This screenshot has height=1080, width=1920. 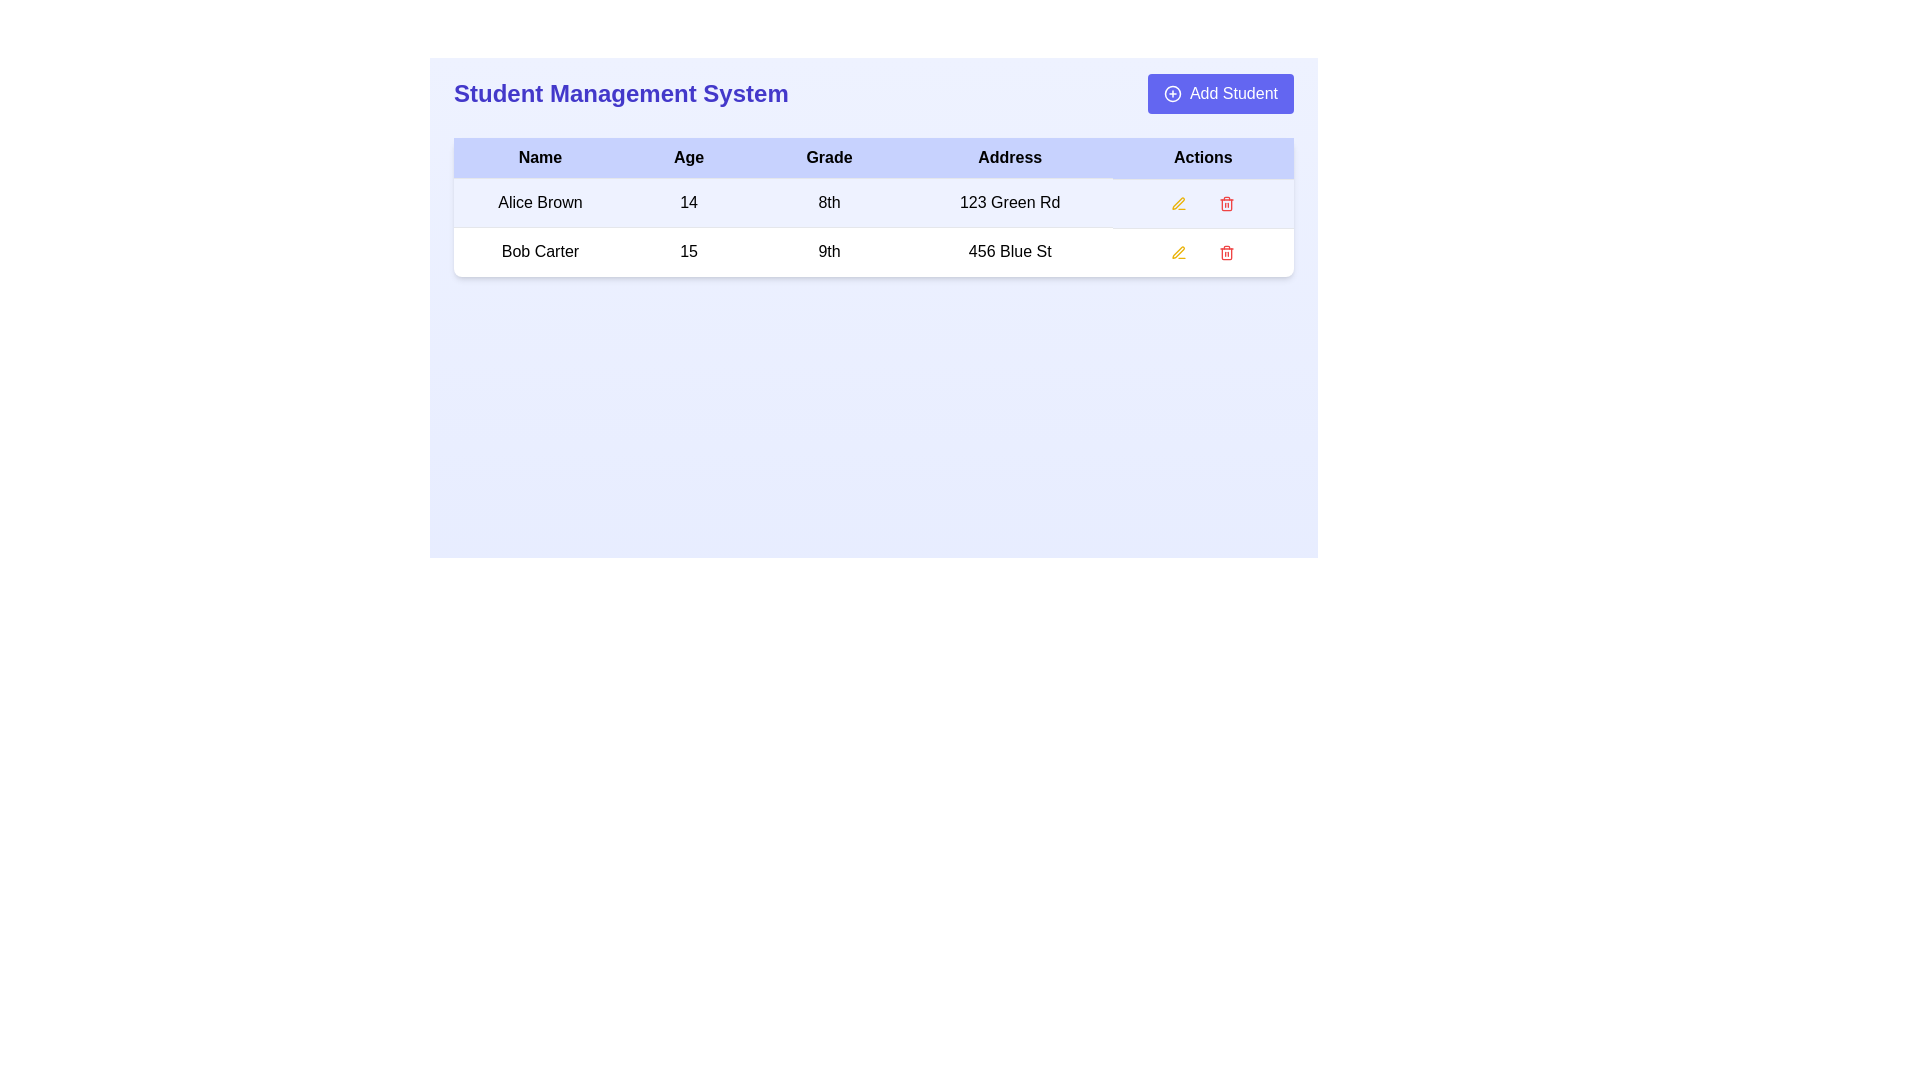 I want to click on to select the table row representing the details about 'Bob Carter', which is the second row in the table below 'Alice Brown', so click(x=873, y=250).